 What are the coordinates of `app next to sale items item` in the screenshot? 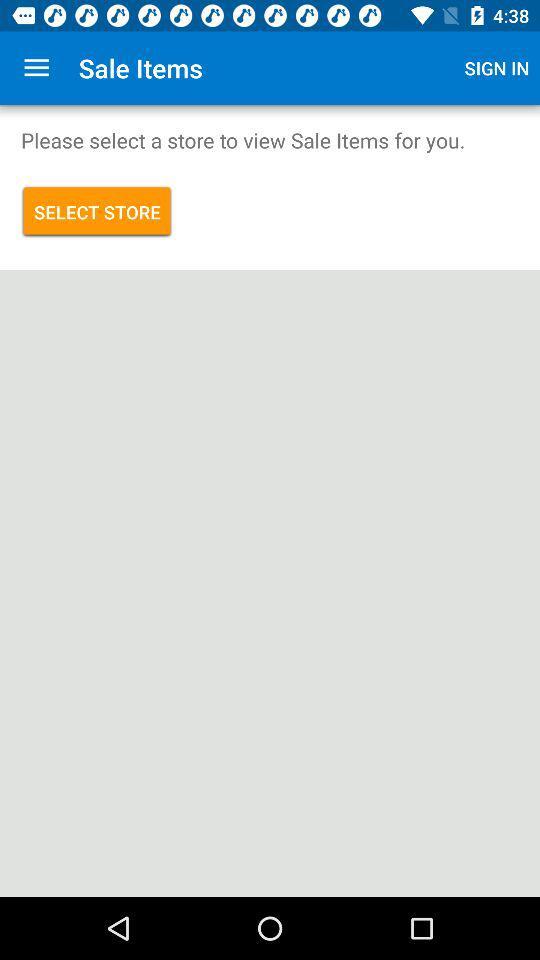 It's located at (496, 68).